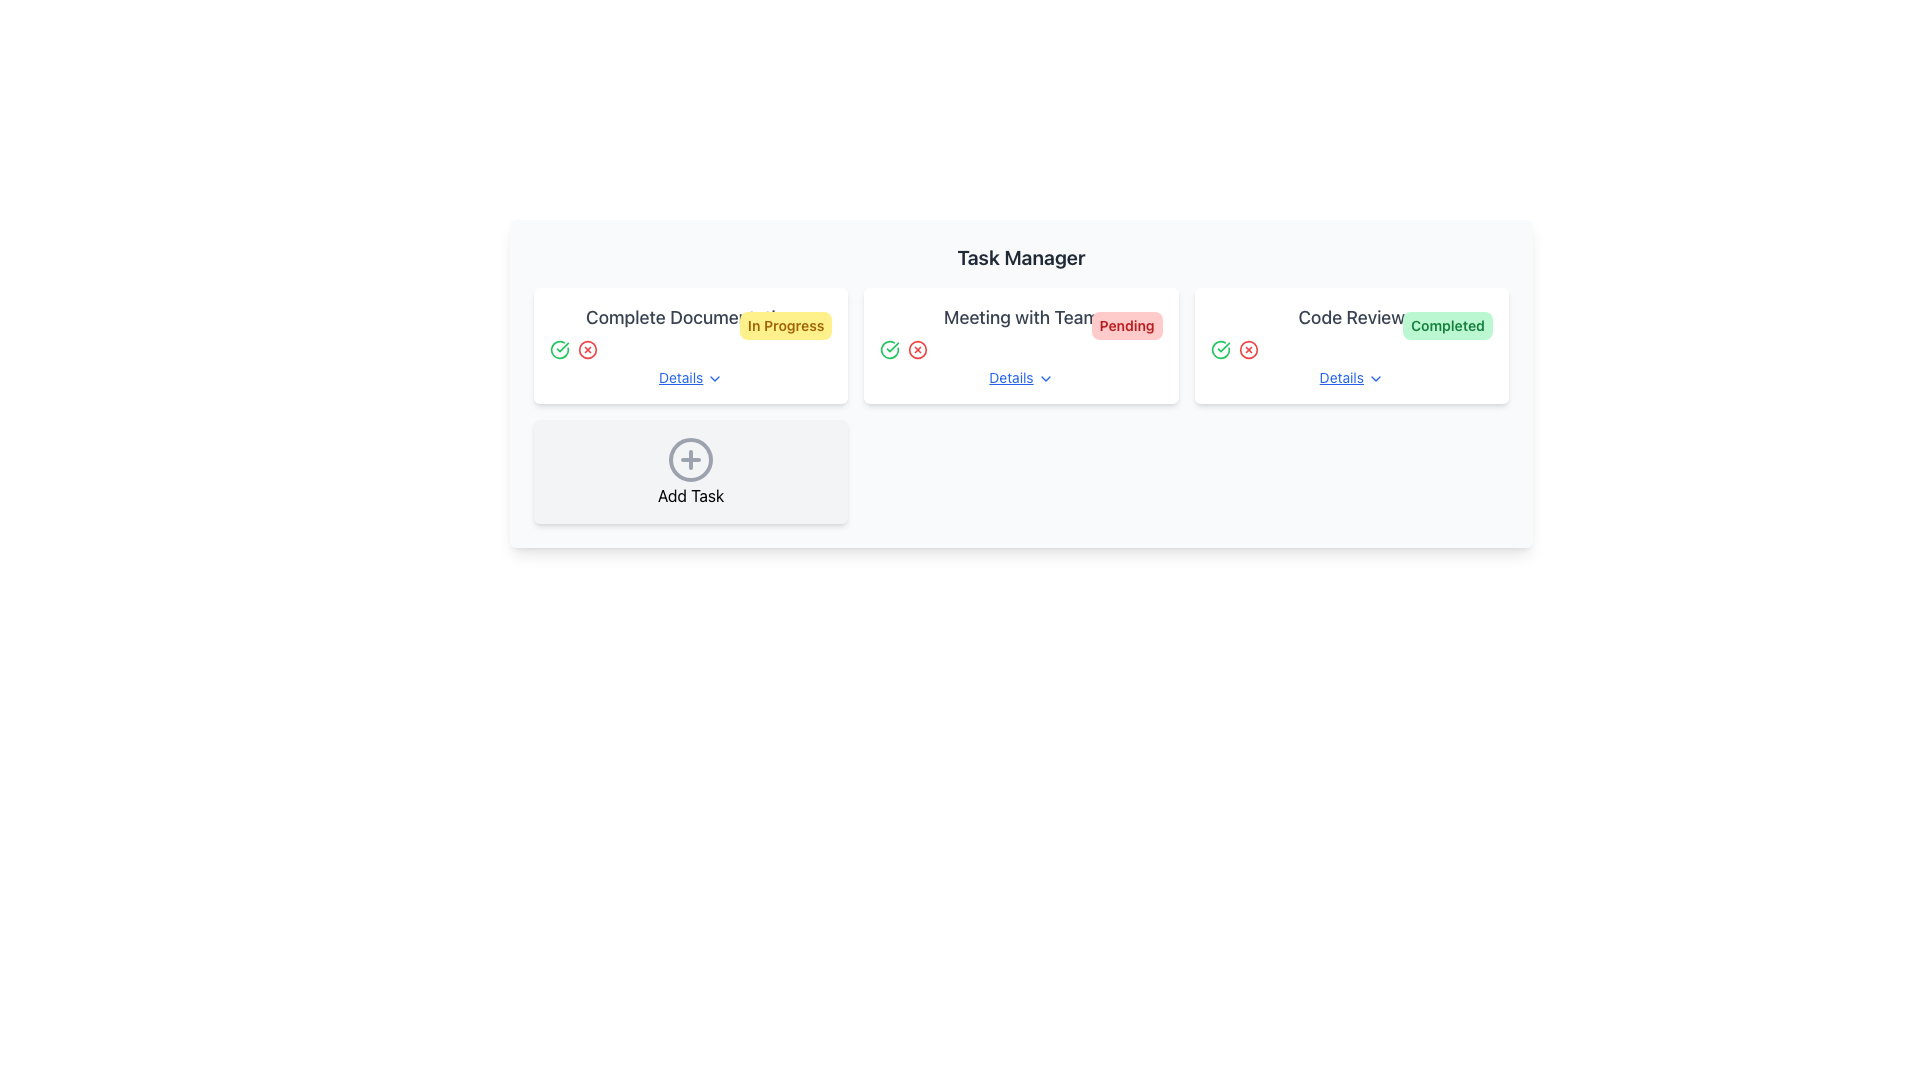 This screenshot has width=1920, height=1080. I want to click on the interactive text link with an icon located at the bottom of the 'Meeting with Team' card, so click(1021, 378).